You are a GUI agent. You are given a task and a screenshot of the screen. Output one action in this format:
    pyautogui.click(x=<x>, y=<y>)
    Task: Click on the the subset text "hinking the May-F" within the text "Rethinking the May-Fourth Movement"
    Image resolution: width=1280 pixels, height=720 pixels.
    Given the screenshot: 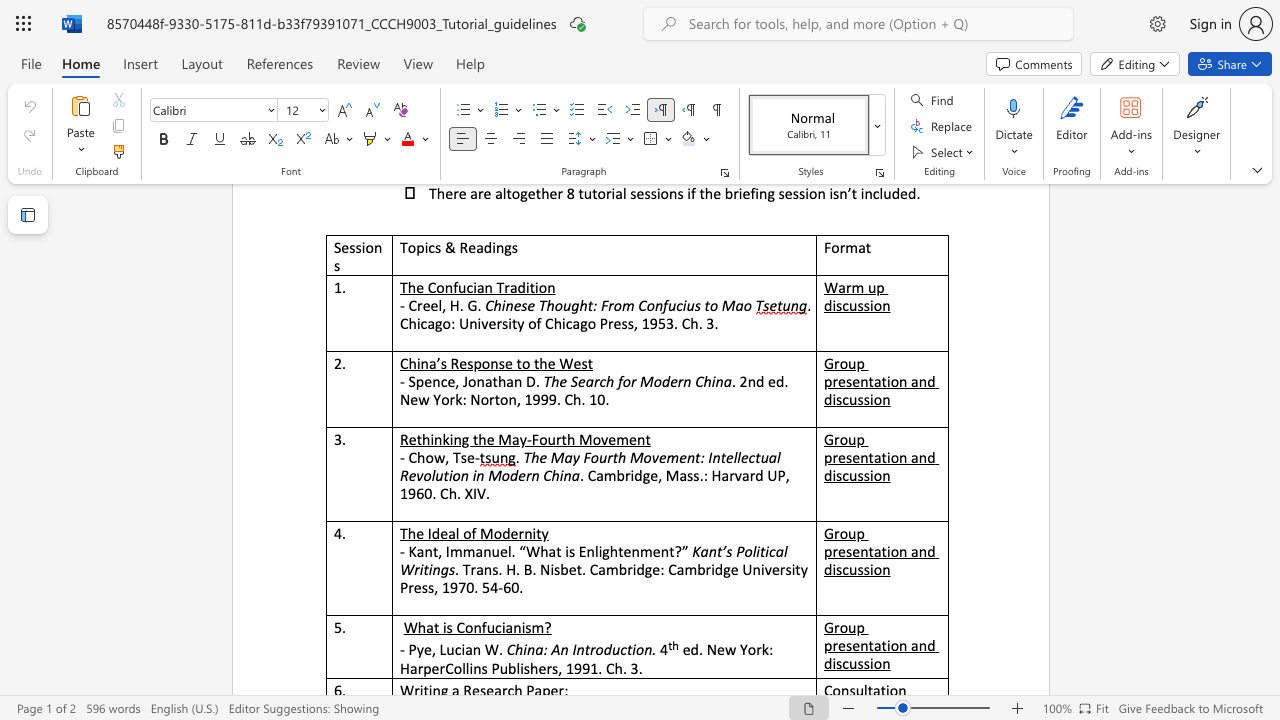 What is the action you would take?
    pyautogui.click(x=421, y=438)
    